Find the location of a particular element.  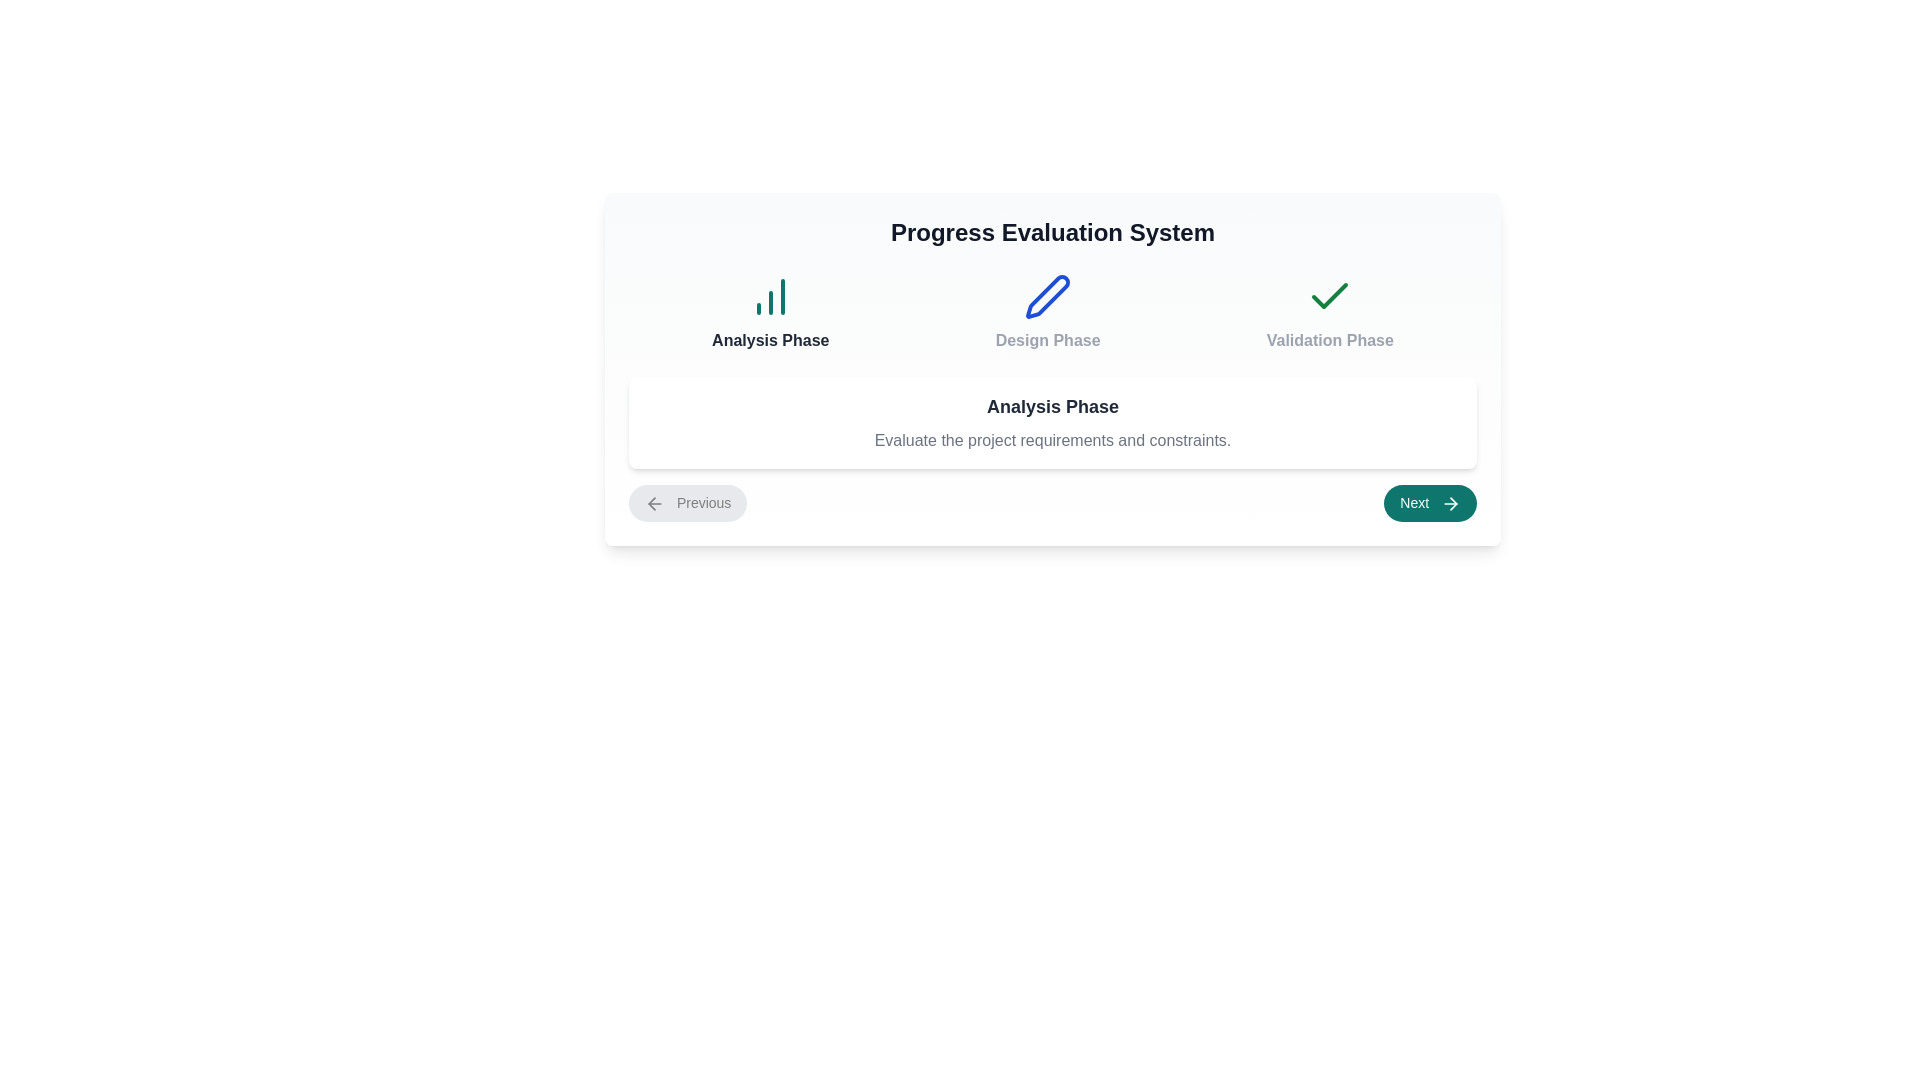

the Analysis Phase phase icon to view its details is located at coordinates (768, 312).